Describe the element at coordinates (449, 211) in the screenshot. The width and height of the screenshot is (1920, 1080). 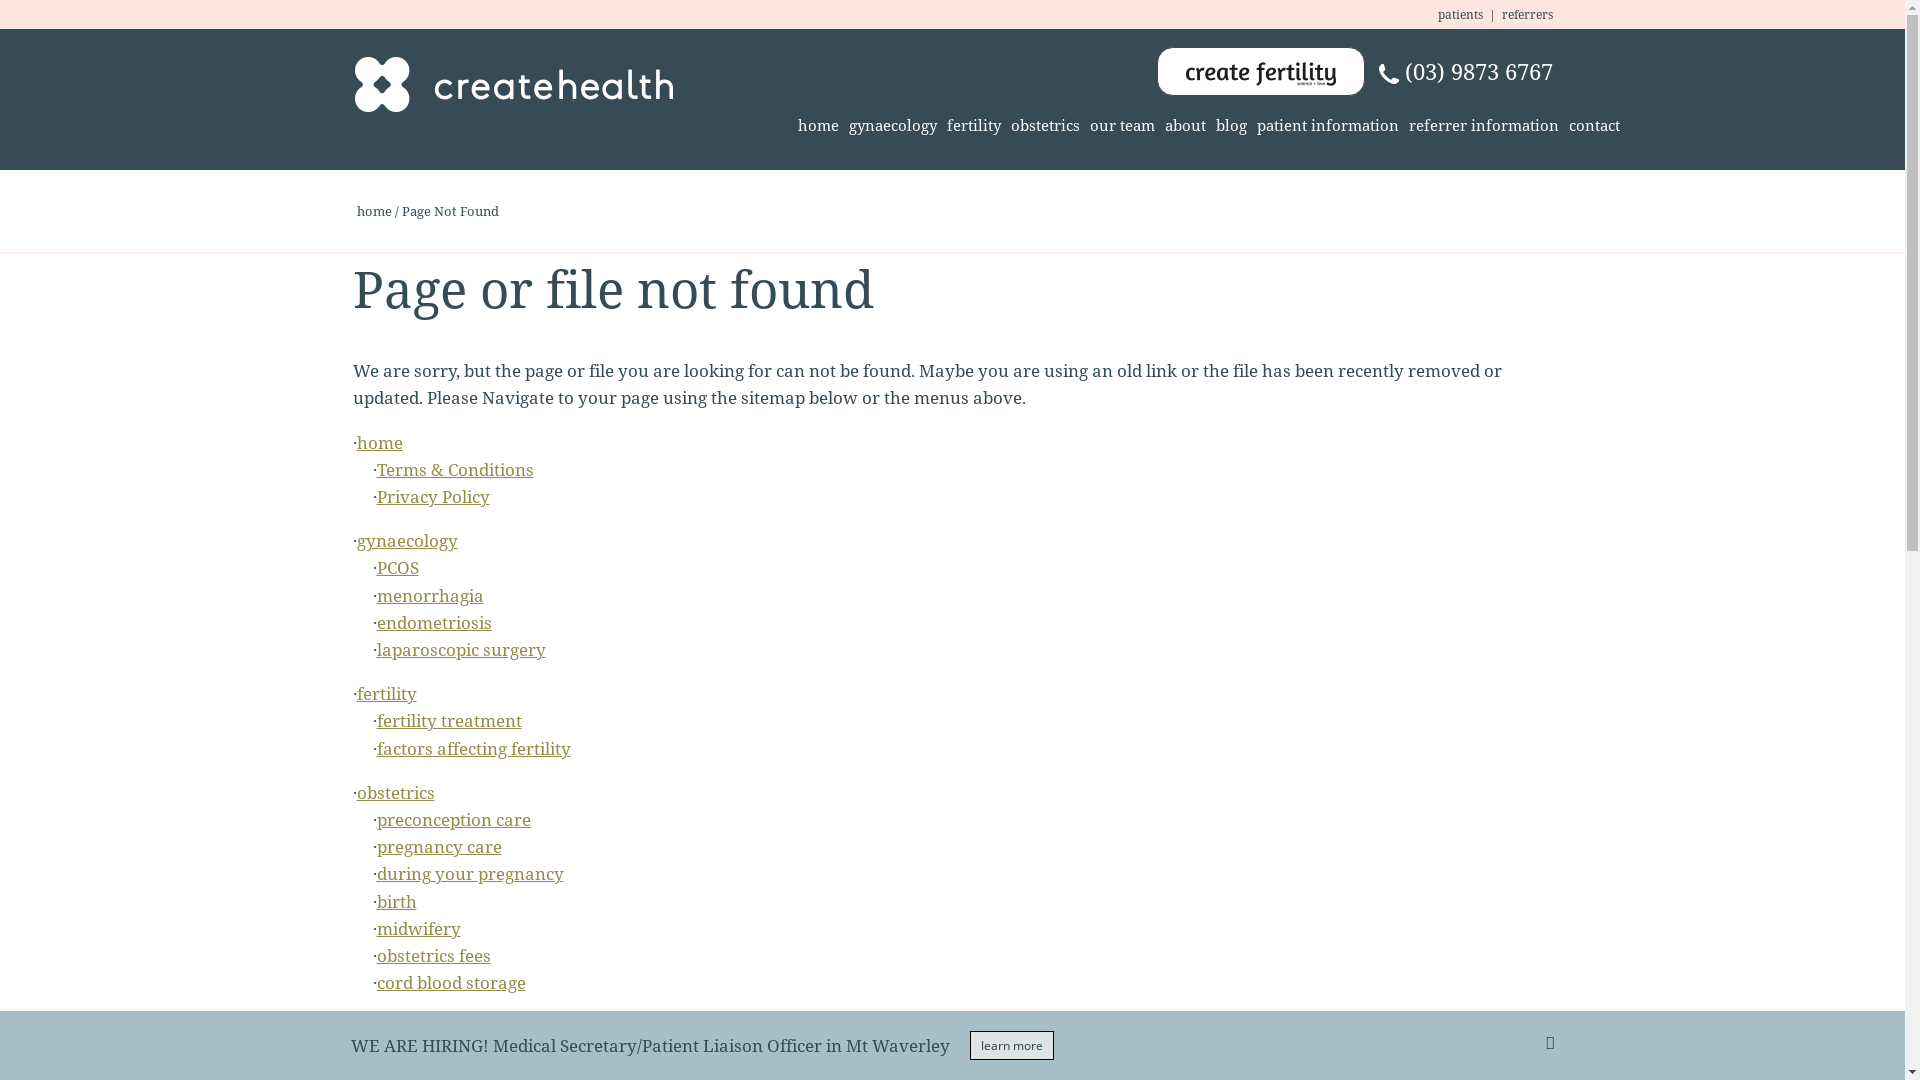
I see `'Page Not Found'` at that location.